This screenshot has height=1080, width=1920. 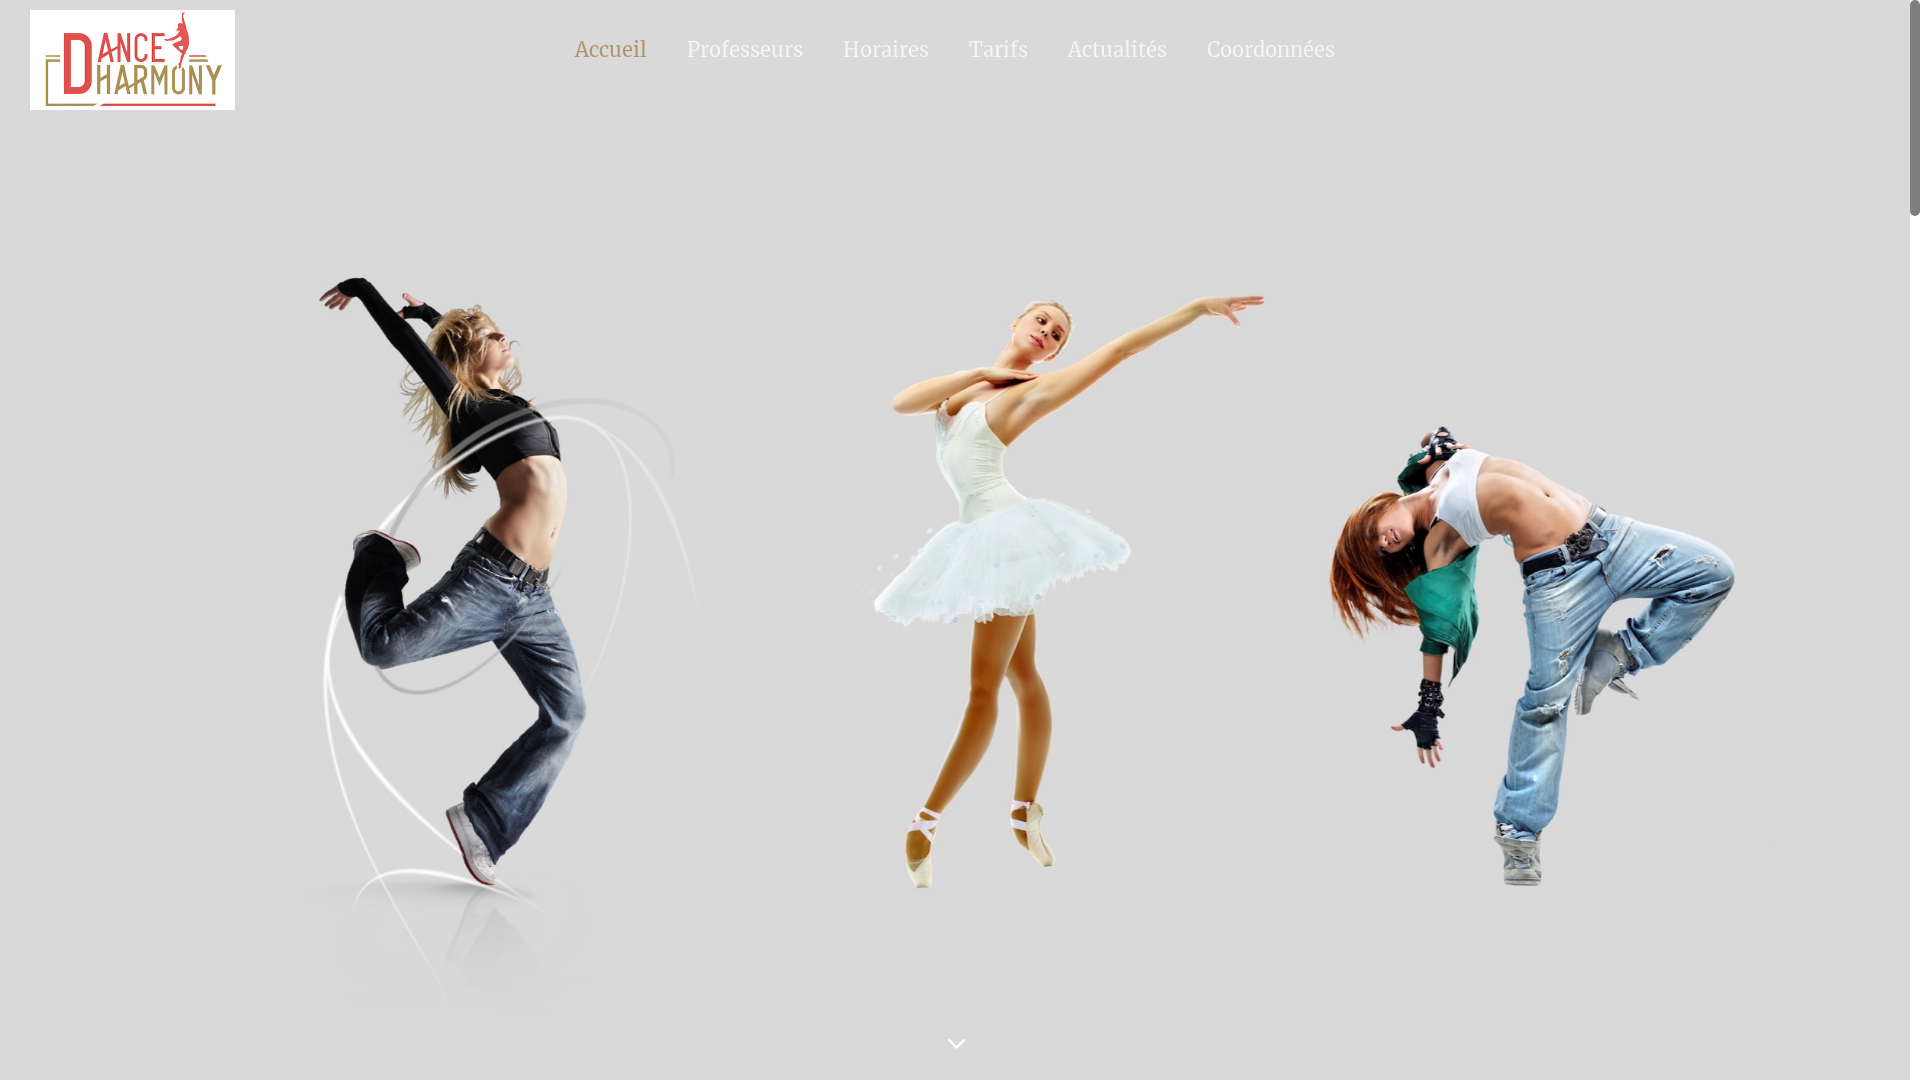 I want to click on 'Accueil', so click(x=609, y=48).